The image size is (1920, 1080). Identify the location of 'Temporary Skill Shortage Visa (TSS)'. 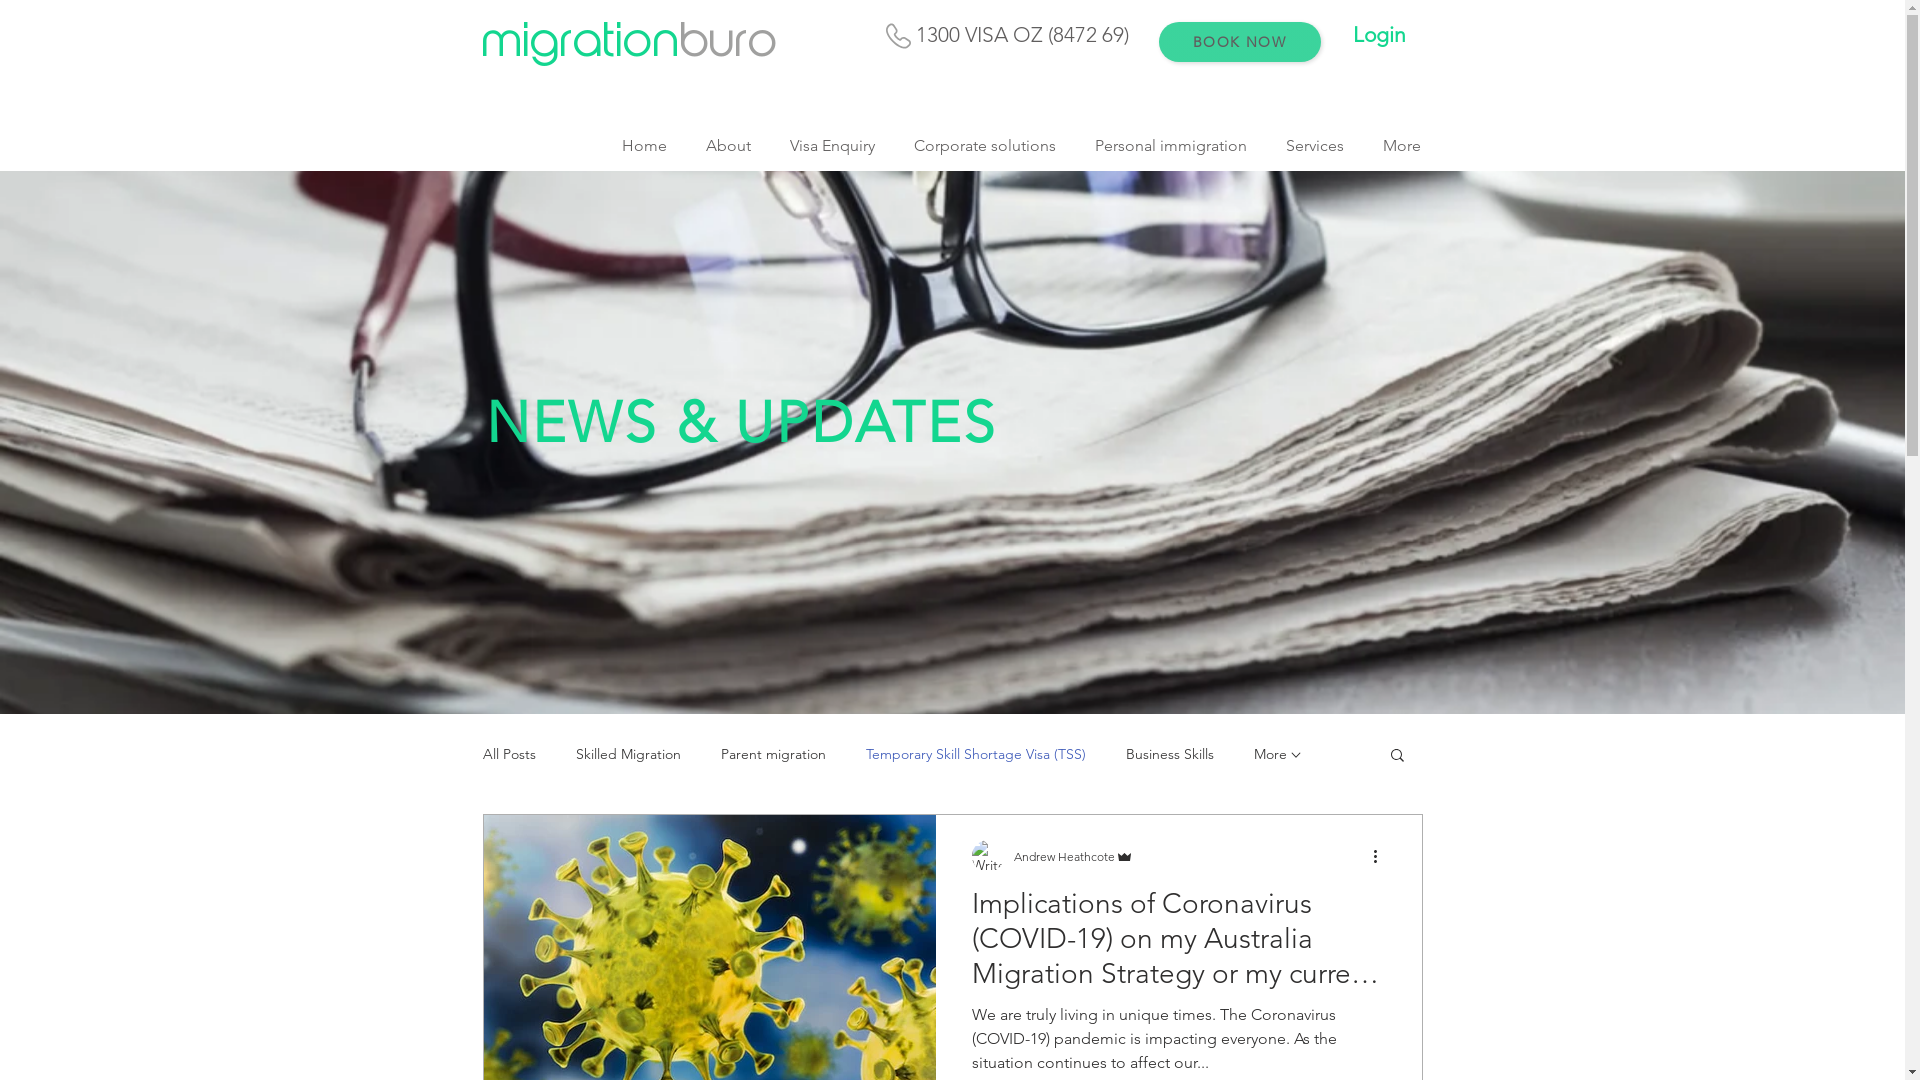
(865, 753).